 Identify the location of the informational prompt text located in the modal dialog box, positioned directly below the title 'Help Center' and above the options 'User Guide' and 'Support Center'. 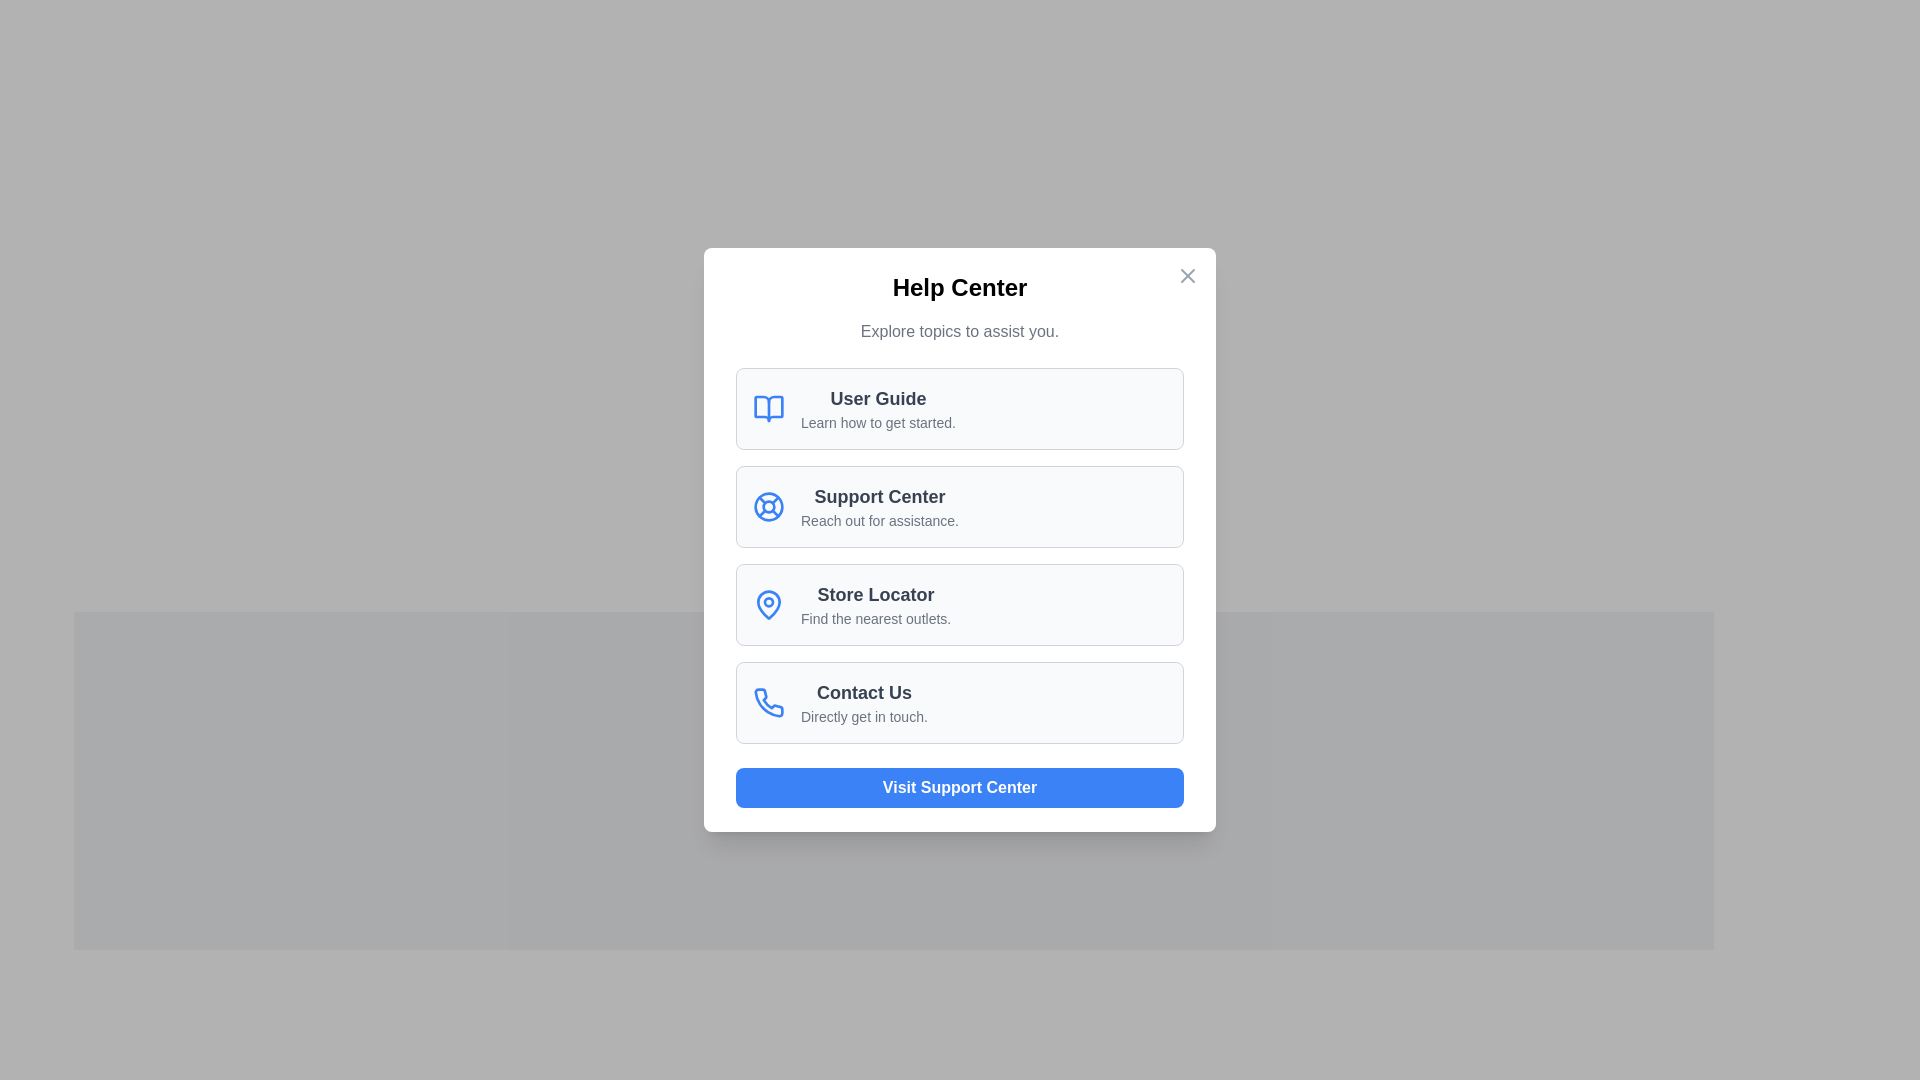
(960, 330).